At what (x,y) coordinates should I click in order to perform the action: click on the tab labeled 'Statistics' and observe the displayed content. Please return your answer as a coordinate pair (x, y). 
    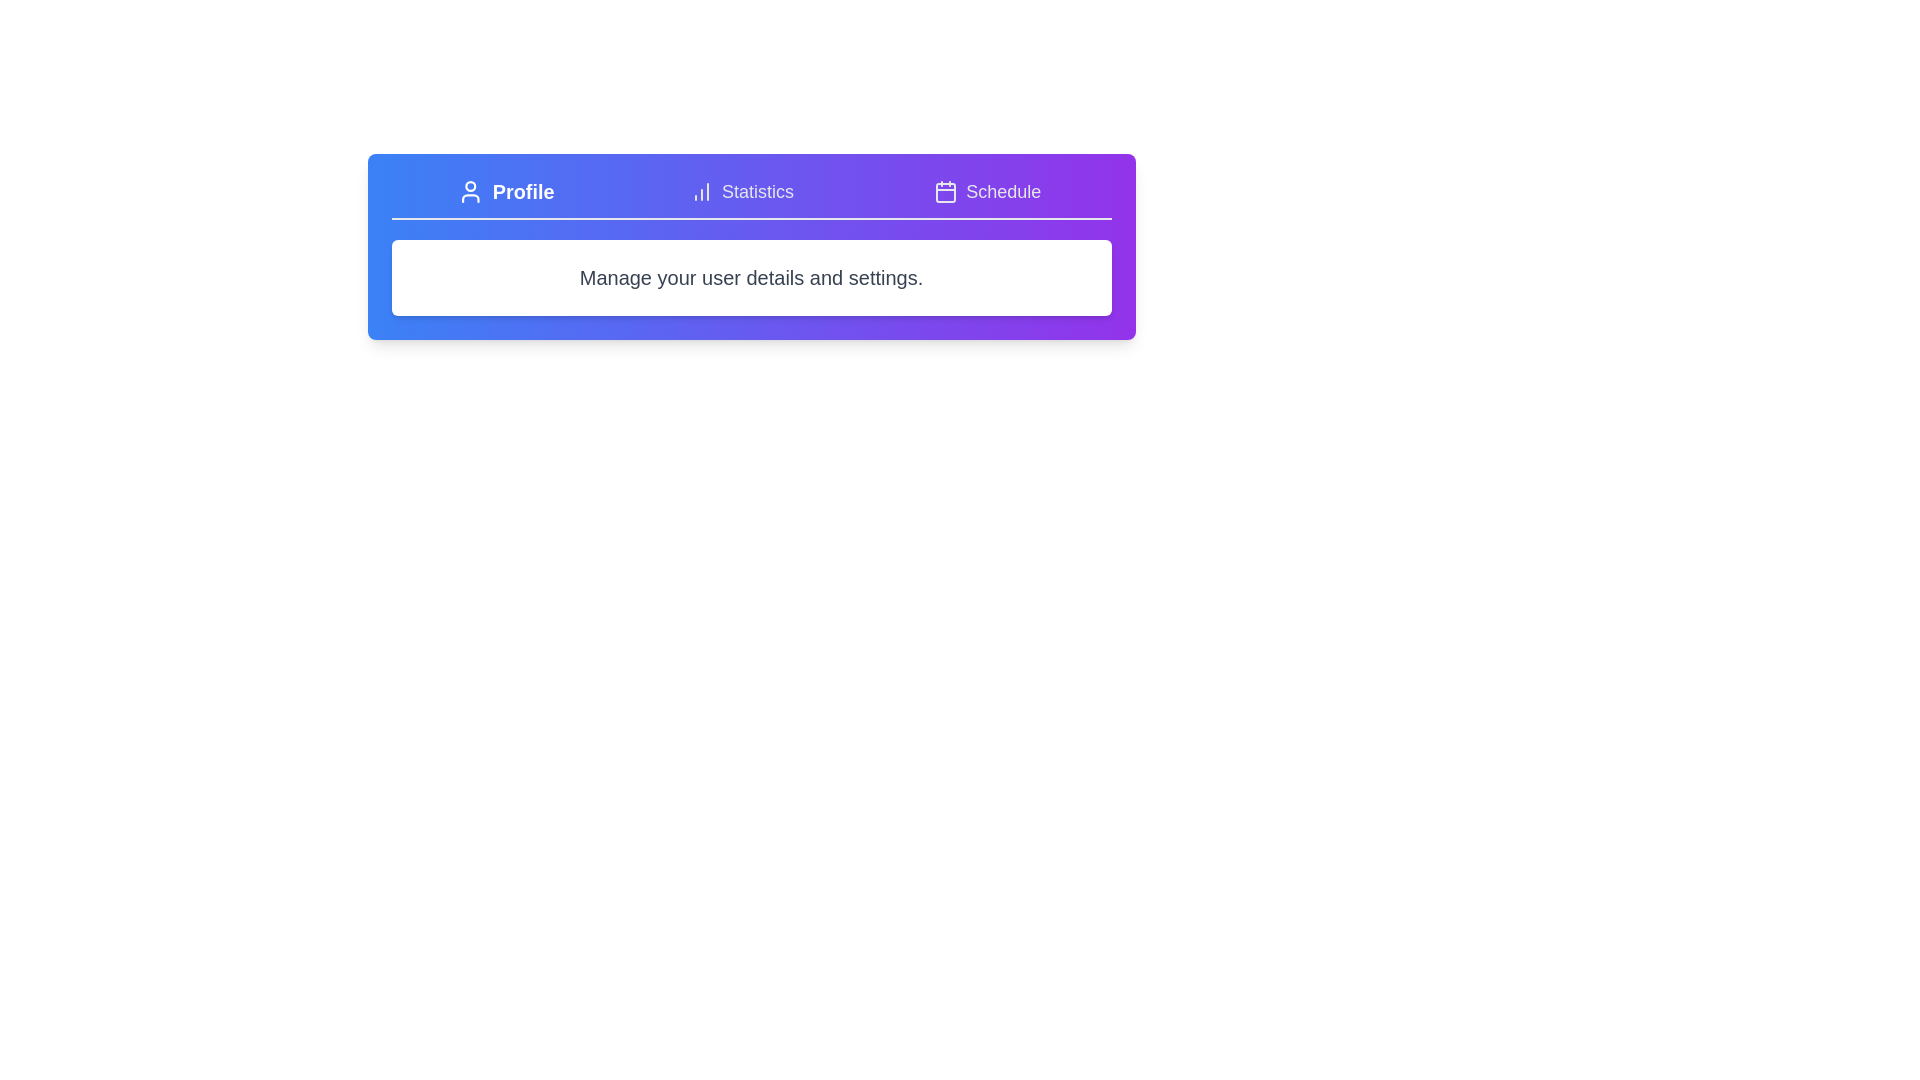
    Looking at the image, I should click on (740, 192).